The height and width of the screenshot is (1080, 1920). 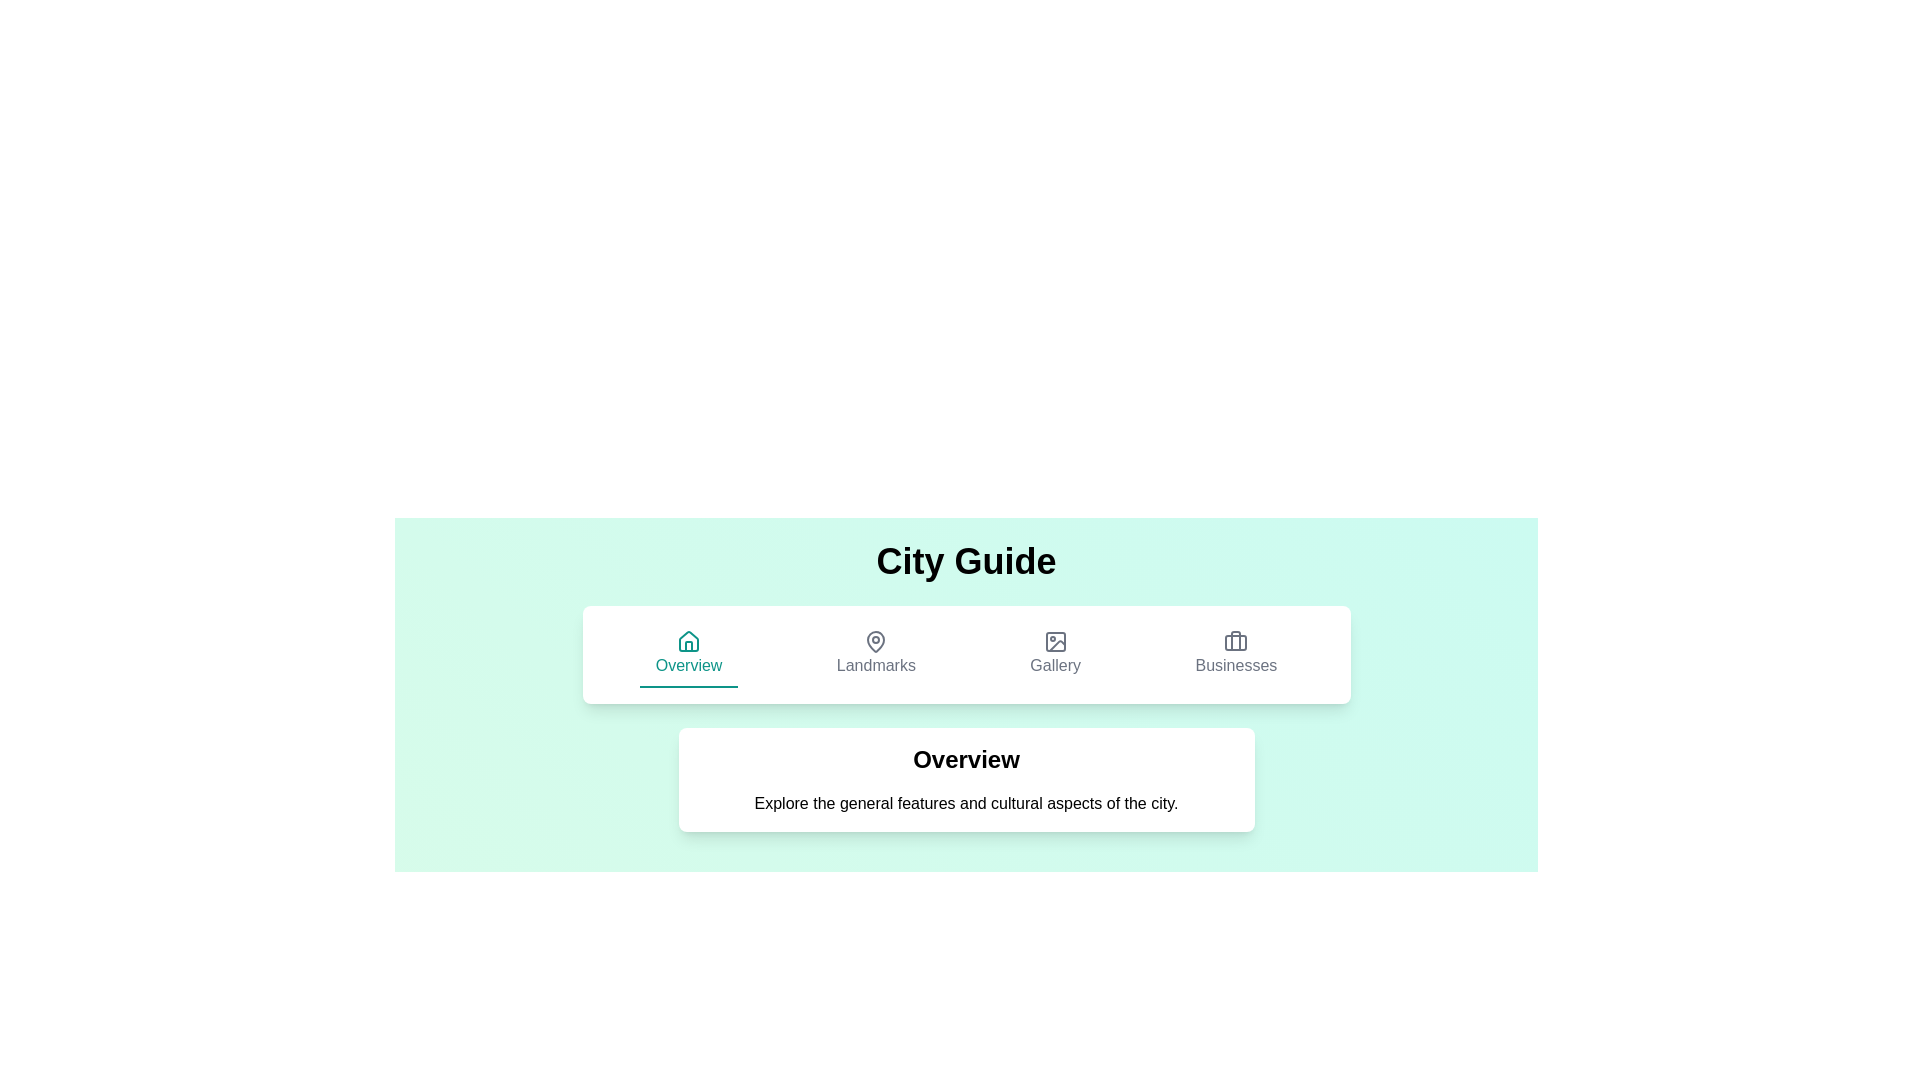 I want to click on the house icon with a teal stroke in the 'Overview' tab of the navigation bar, so click(x=689, y=641).